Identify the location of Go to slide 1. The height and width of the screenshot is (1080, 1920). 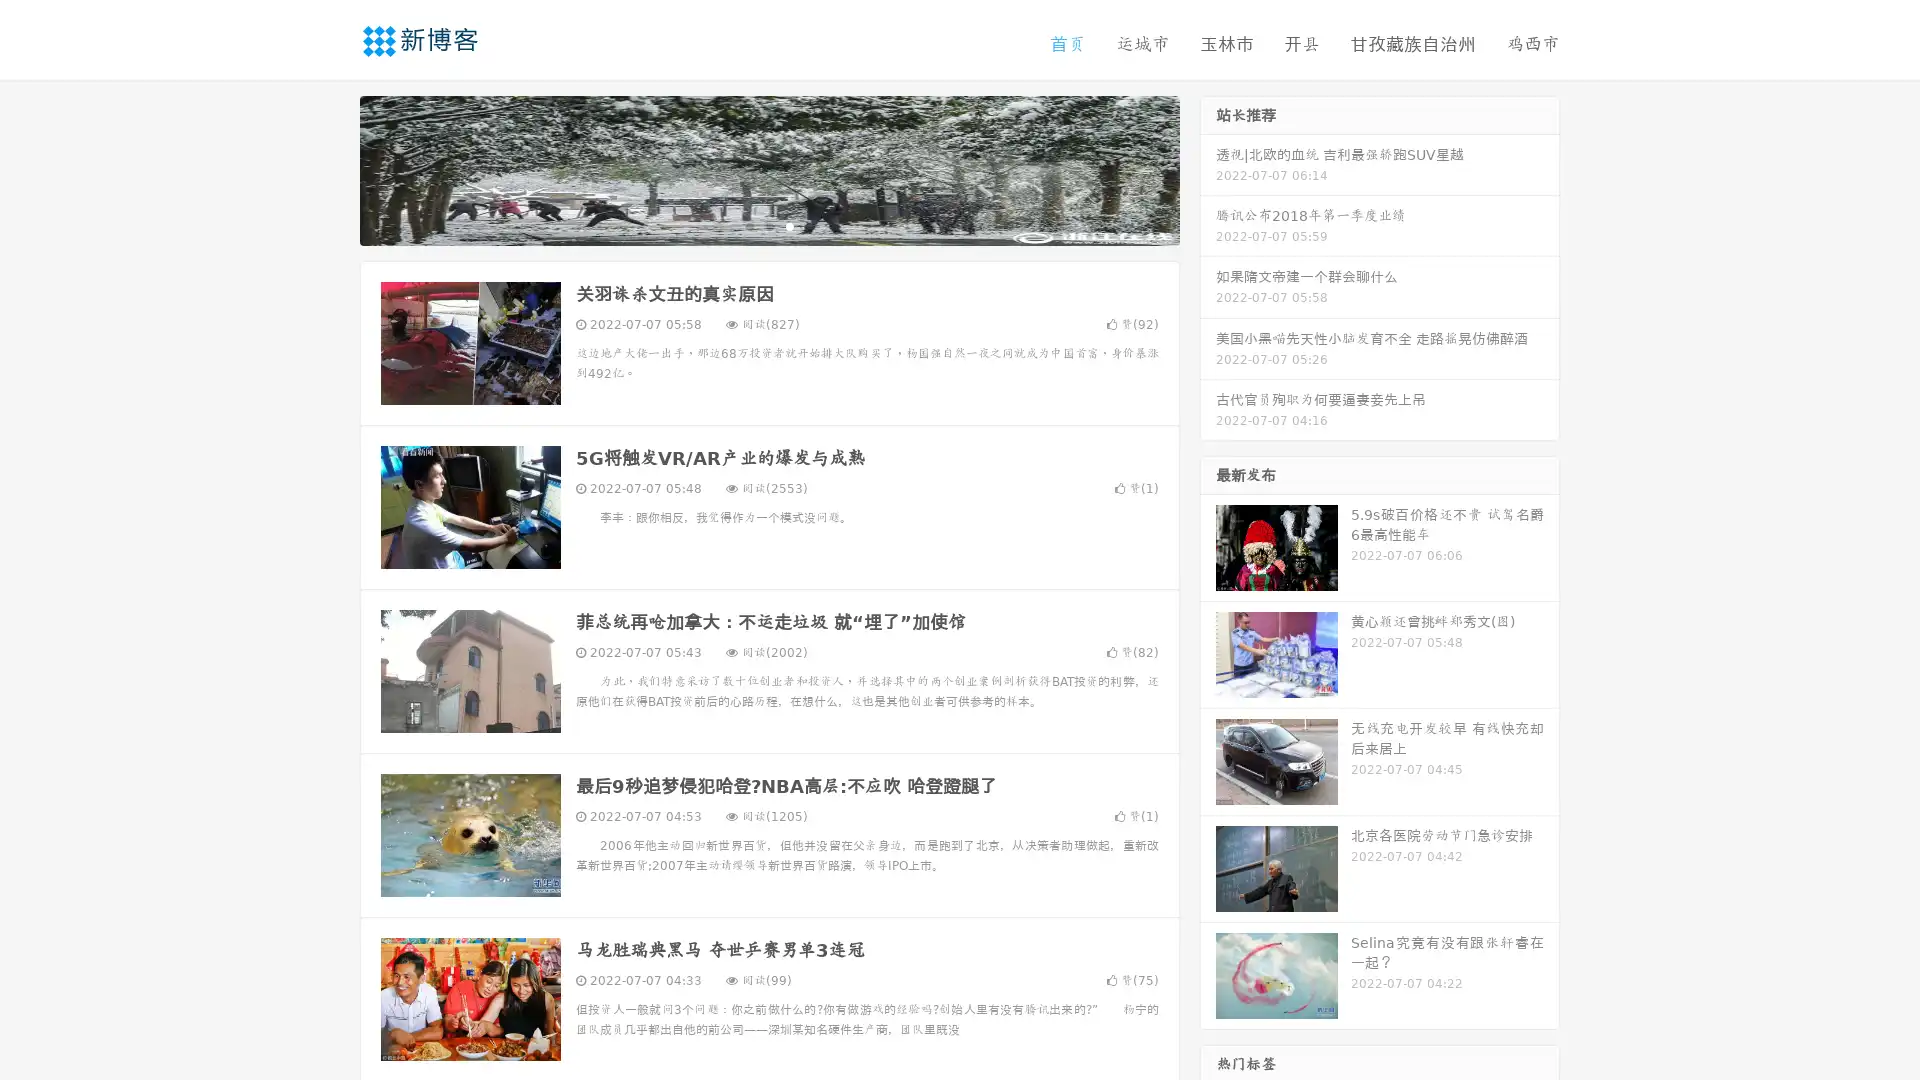
(748, 225).